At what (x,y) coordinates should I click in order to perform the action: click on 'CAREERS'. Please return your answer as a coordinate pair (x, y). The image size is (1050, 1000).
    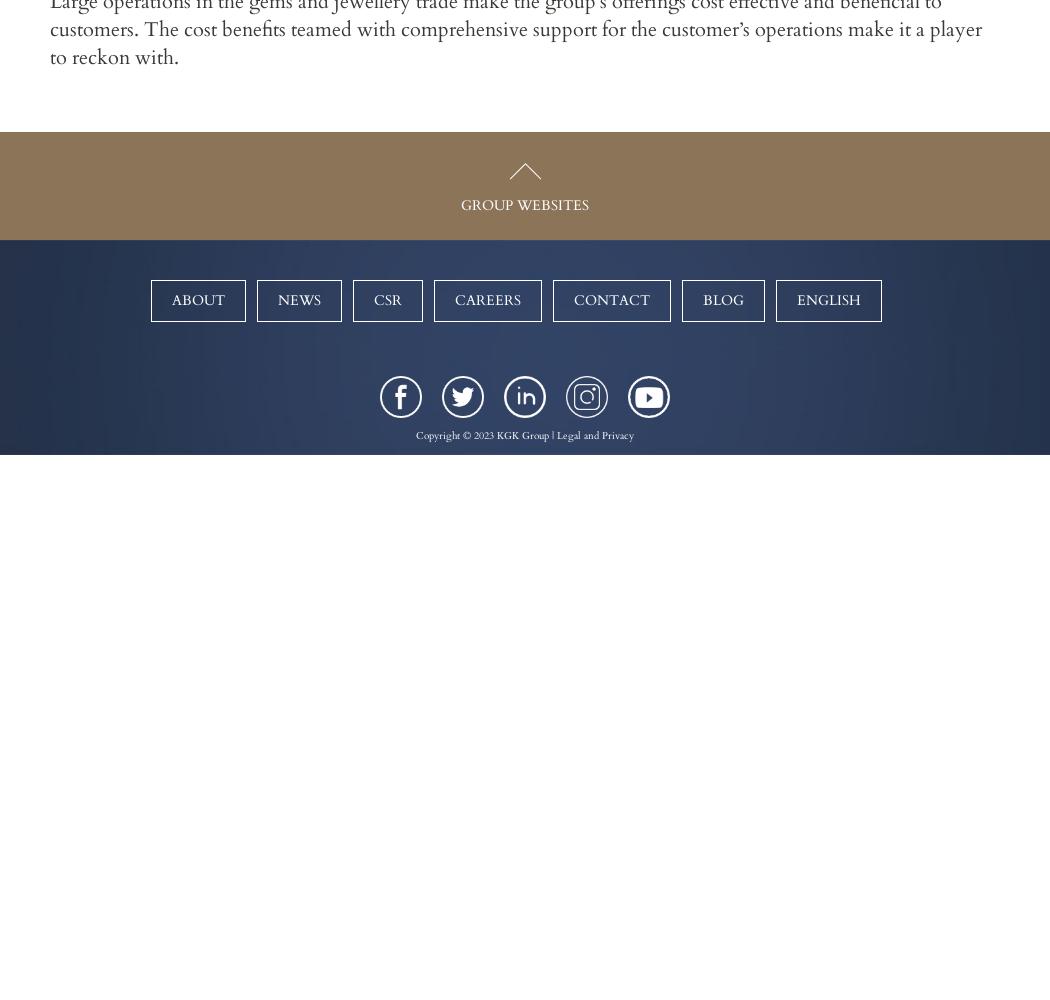
    Looking at the image, I should click on (454, 299).